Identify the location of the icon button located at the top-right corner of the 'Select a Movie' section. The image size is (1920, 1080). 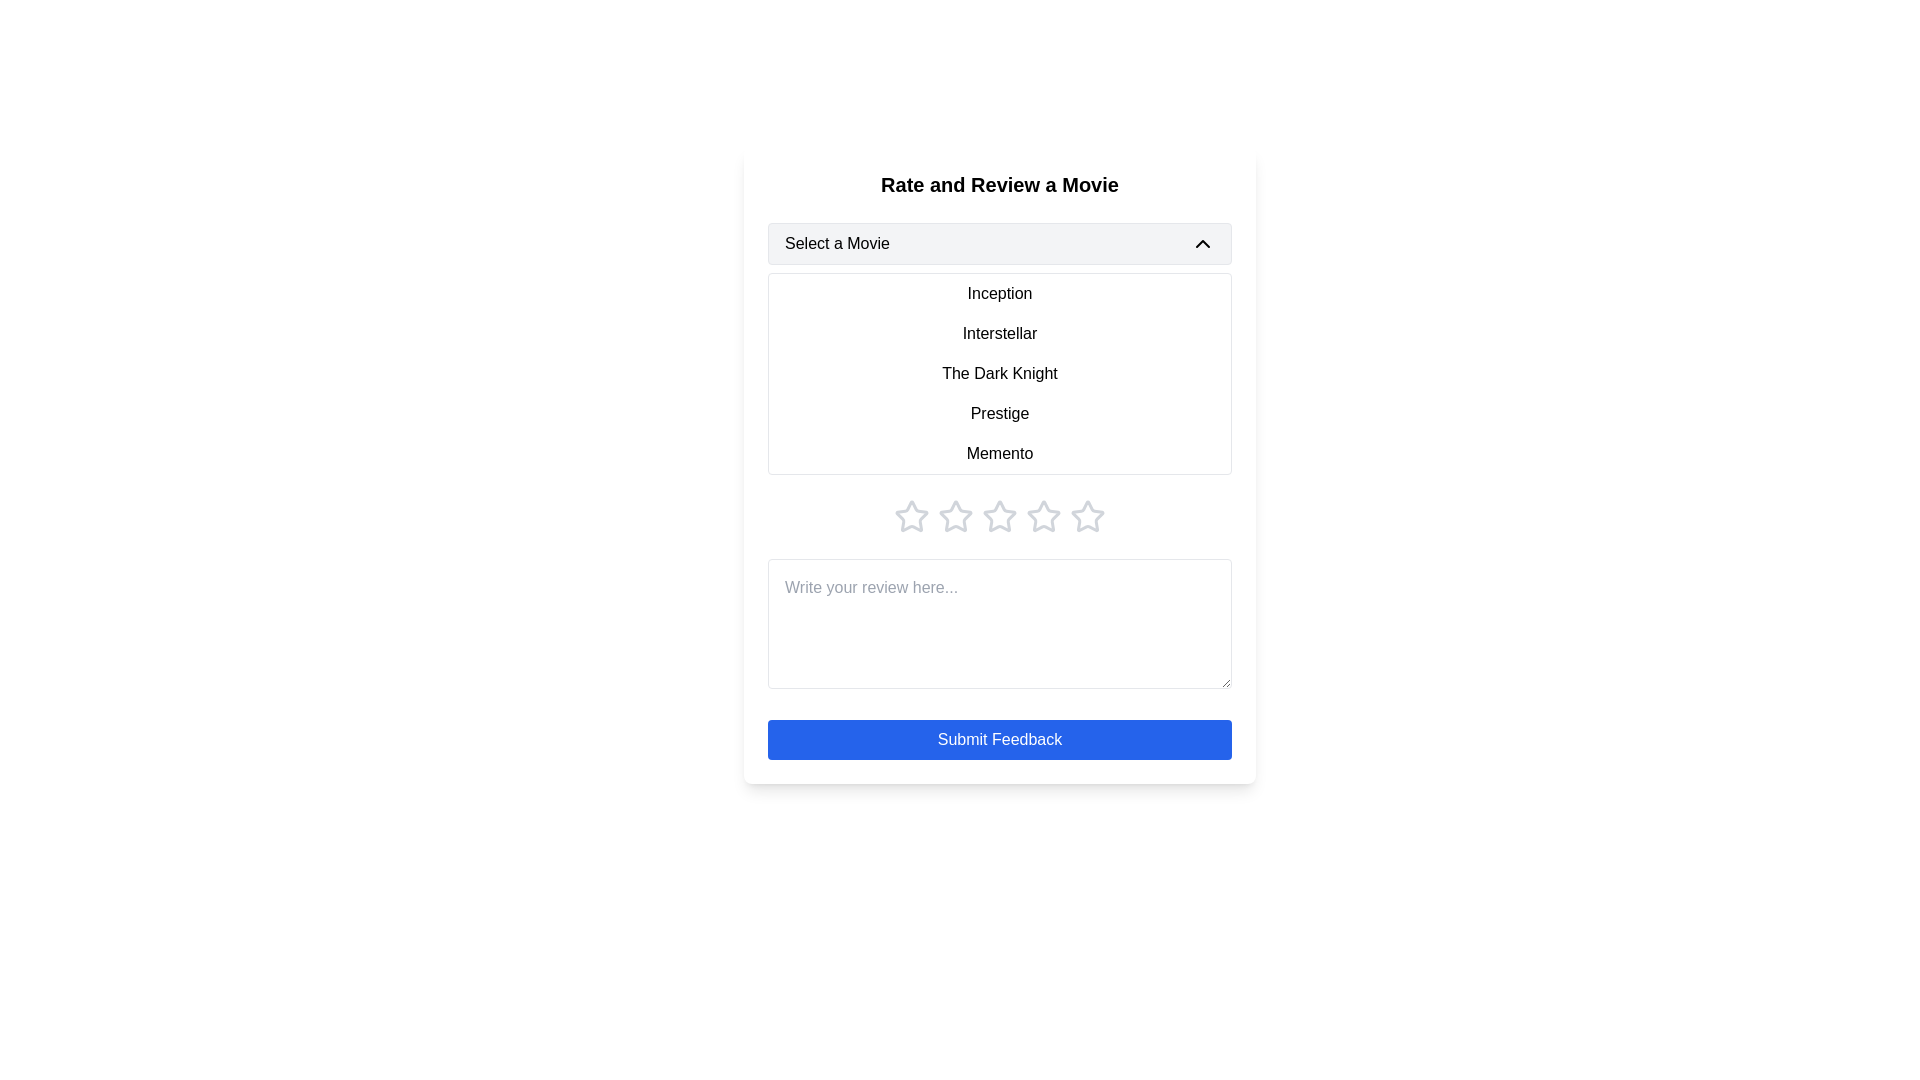
(1202, 242).